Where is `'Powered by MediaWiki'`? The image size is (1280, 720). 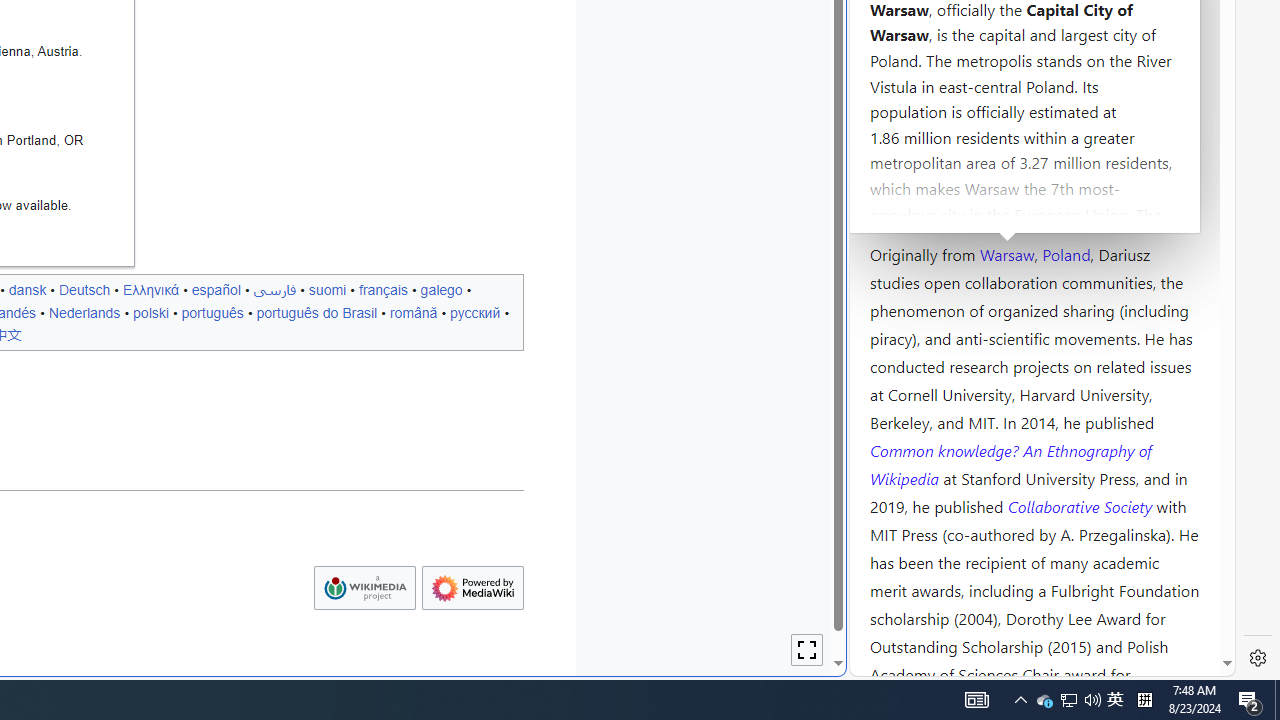 'Powered by MediaWiki' is located at coordinates (471, 587).